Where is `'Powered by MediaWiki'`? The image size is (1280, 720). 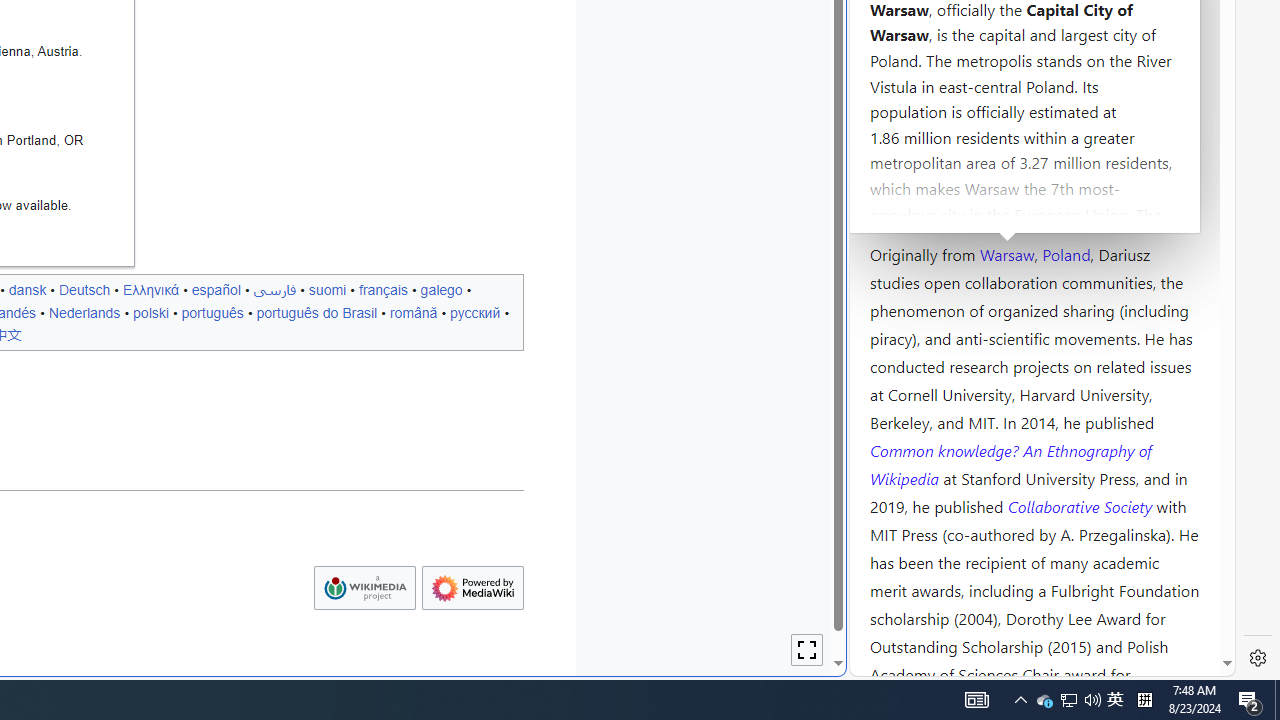 'Powered by MediaWiki' is located at coordinates (471, 587).